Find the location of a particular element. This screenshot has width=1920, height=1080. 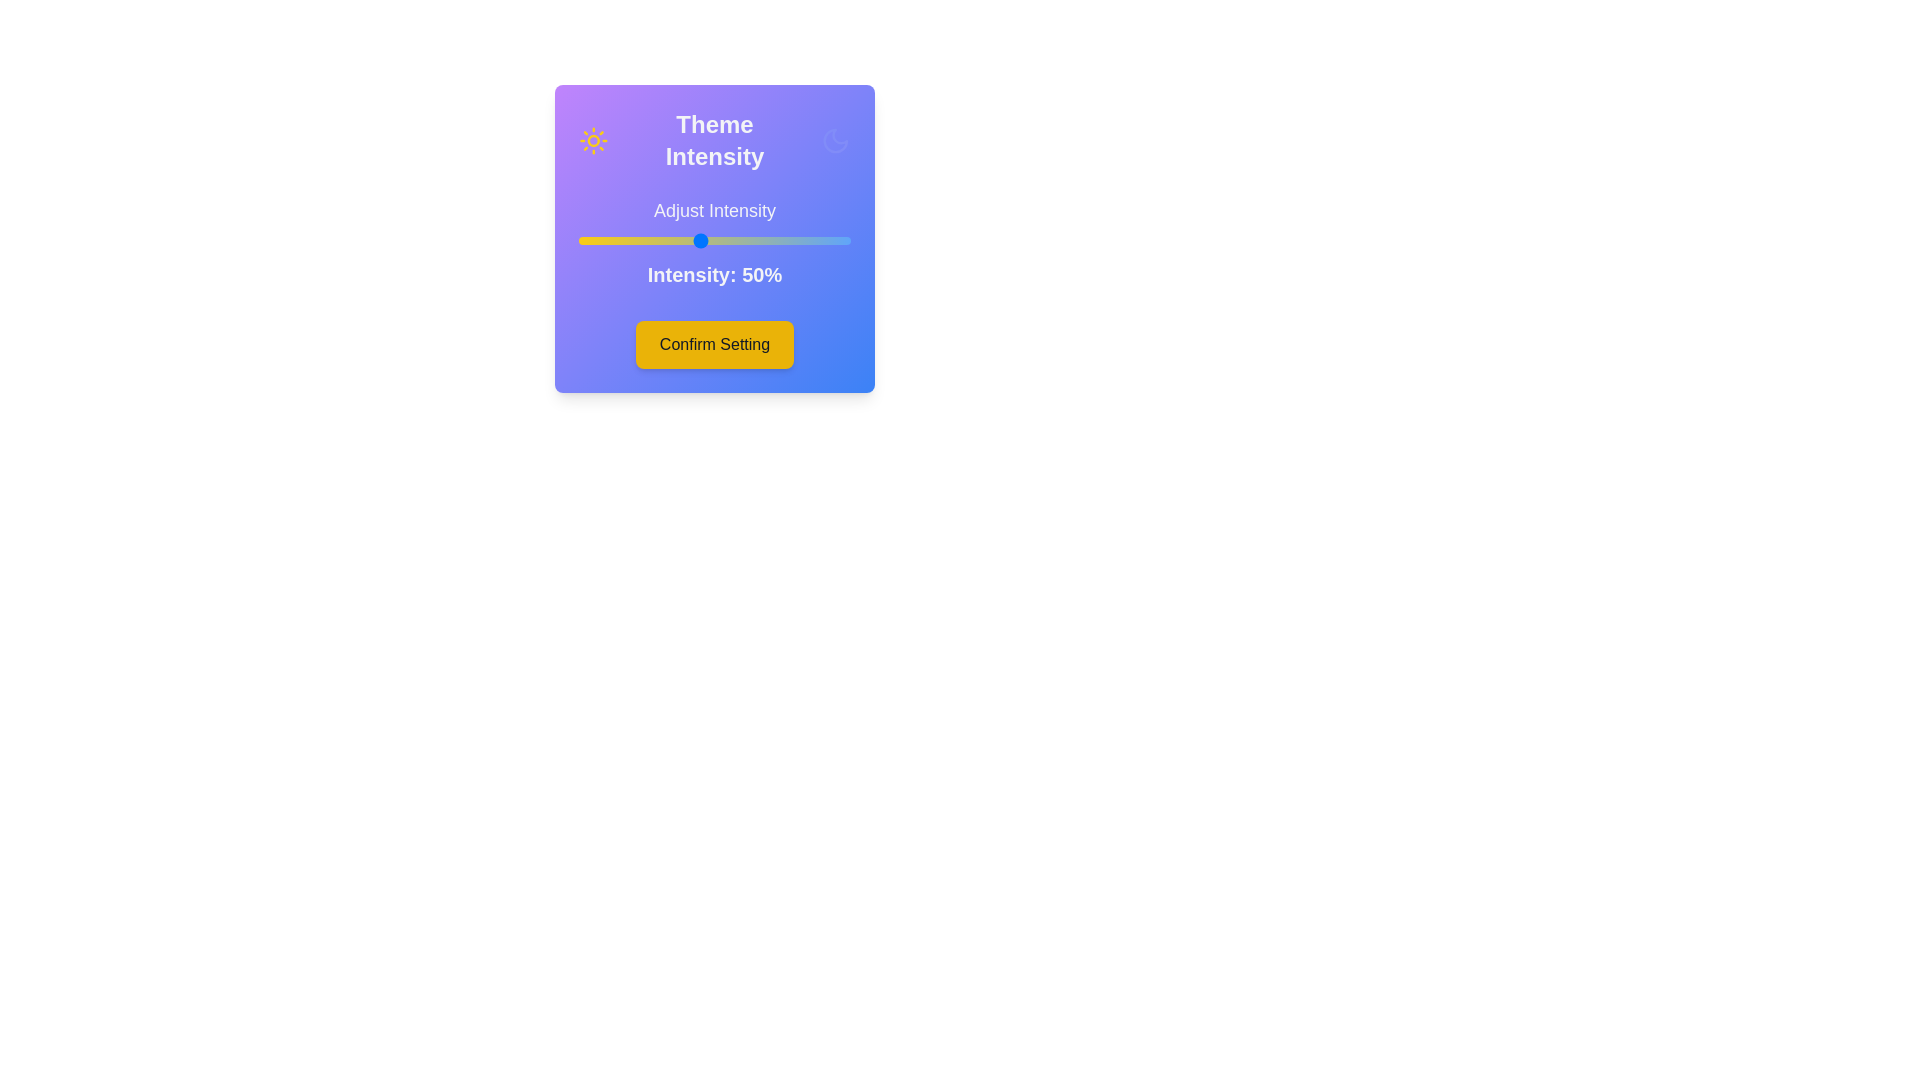

the intensity slider to 79% is located at coordinates (786, 239).